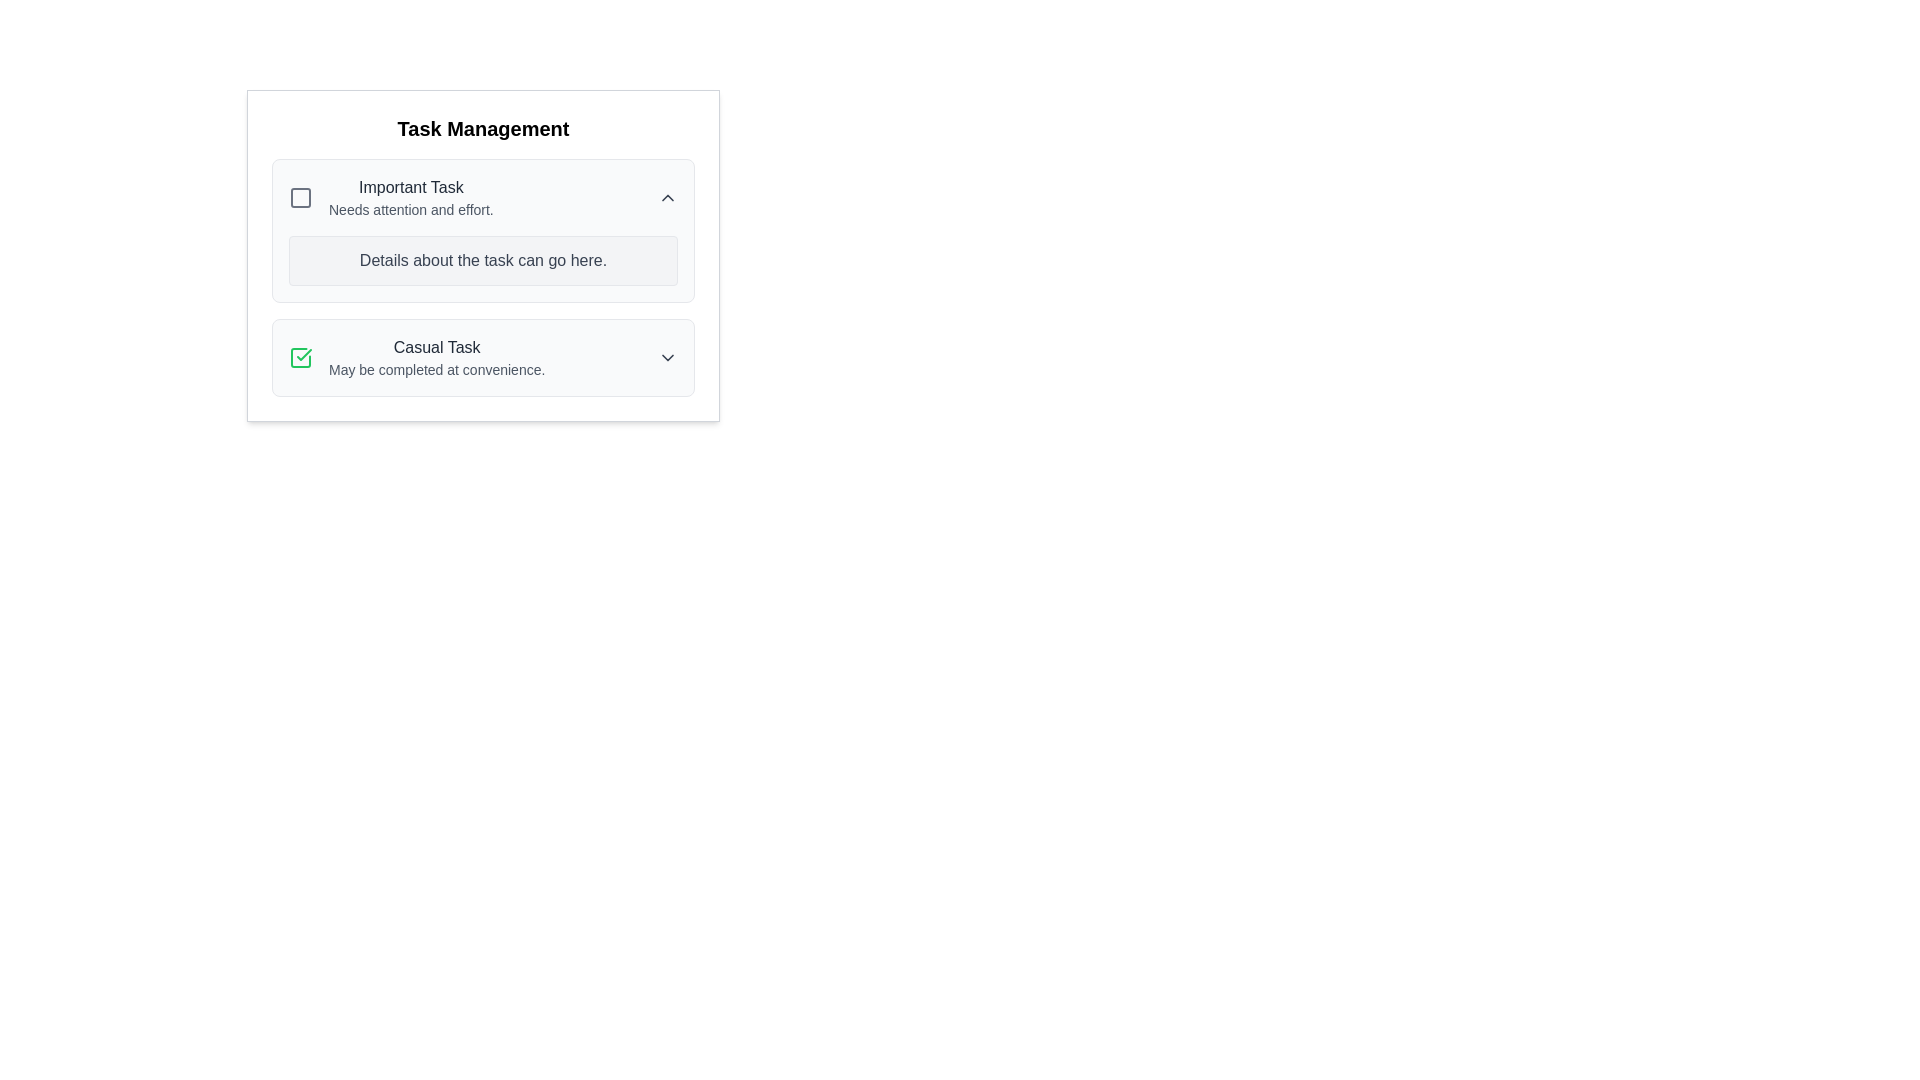  What do you see at coordinates (667, 197) in the screenshot?
I see `the Icon button located in the 'Important Task' section of the 'Task Management' interface` at bounding box center [667, 197].